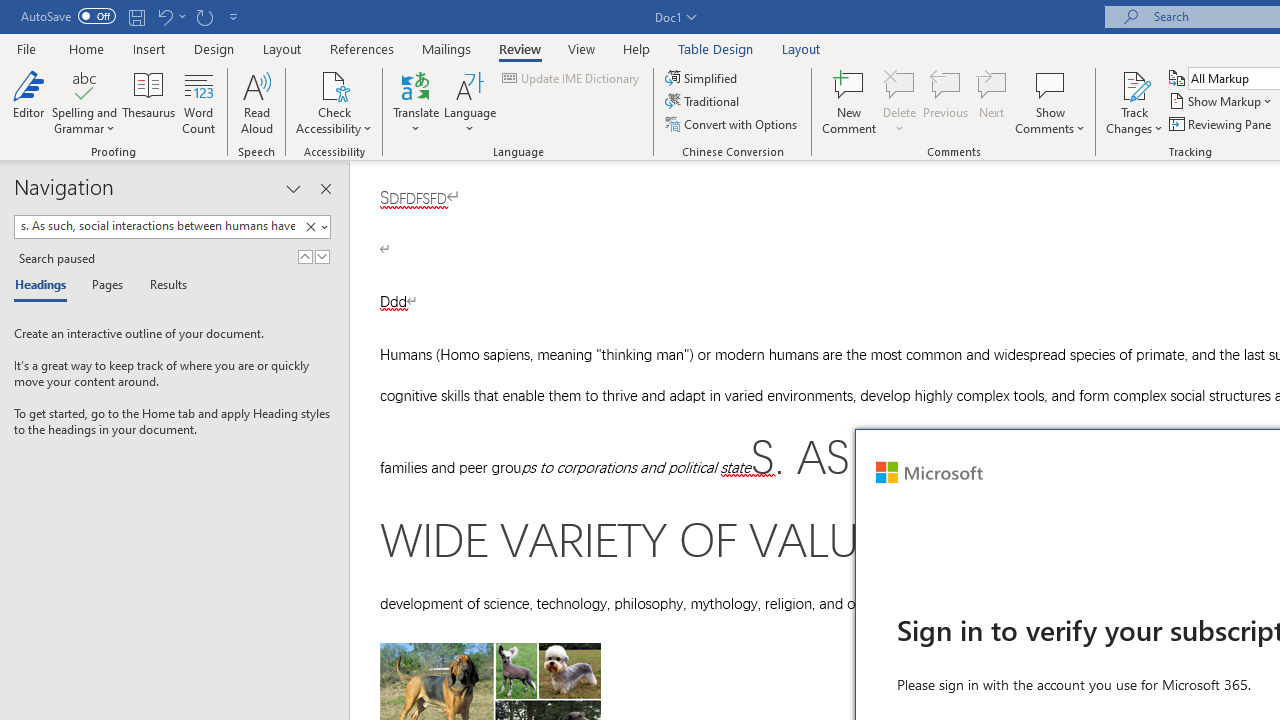 This screenshot has width=1280, height=720. What do you see at coordinates (313, 226) in the screenshot?
I see `'Clear'` at bounding box center [313, 226].